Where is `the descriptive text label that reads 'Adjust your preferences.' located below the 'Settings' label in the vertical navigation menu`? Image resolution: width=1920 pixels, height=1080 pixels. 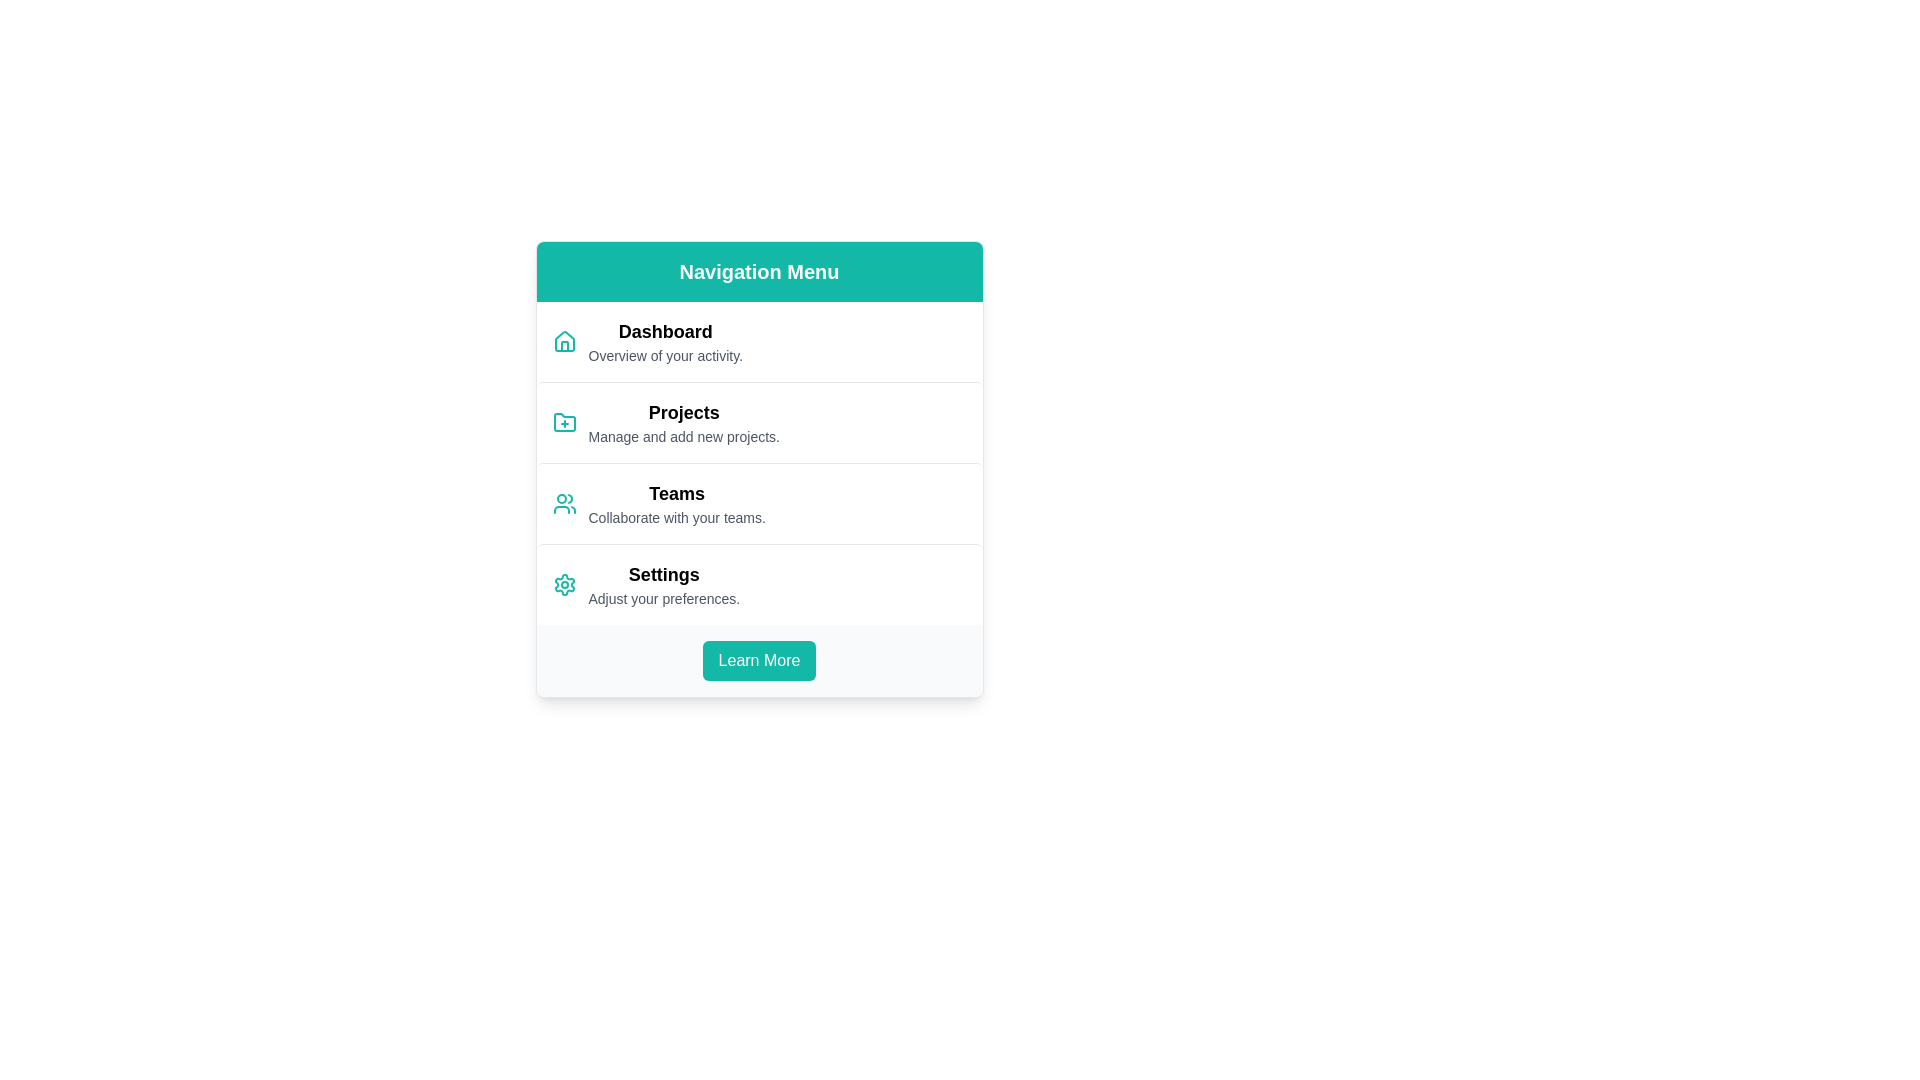 the descriptive text label that reads 'Adjust your preferences.' located below the 'Settings' label in the vertical navigation menu is located at coordinates (664, 597).